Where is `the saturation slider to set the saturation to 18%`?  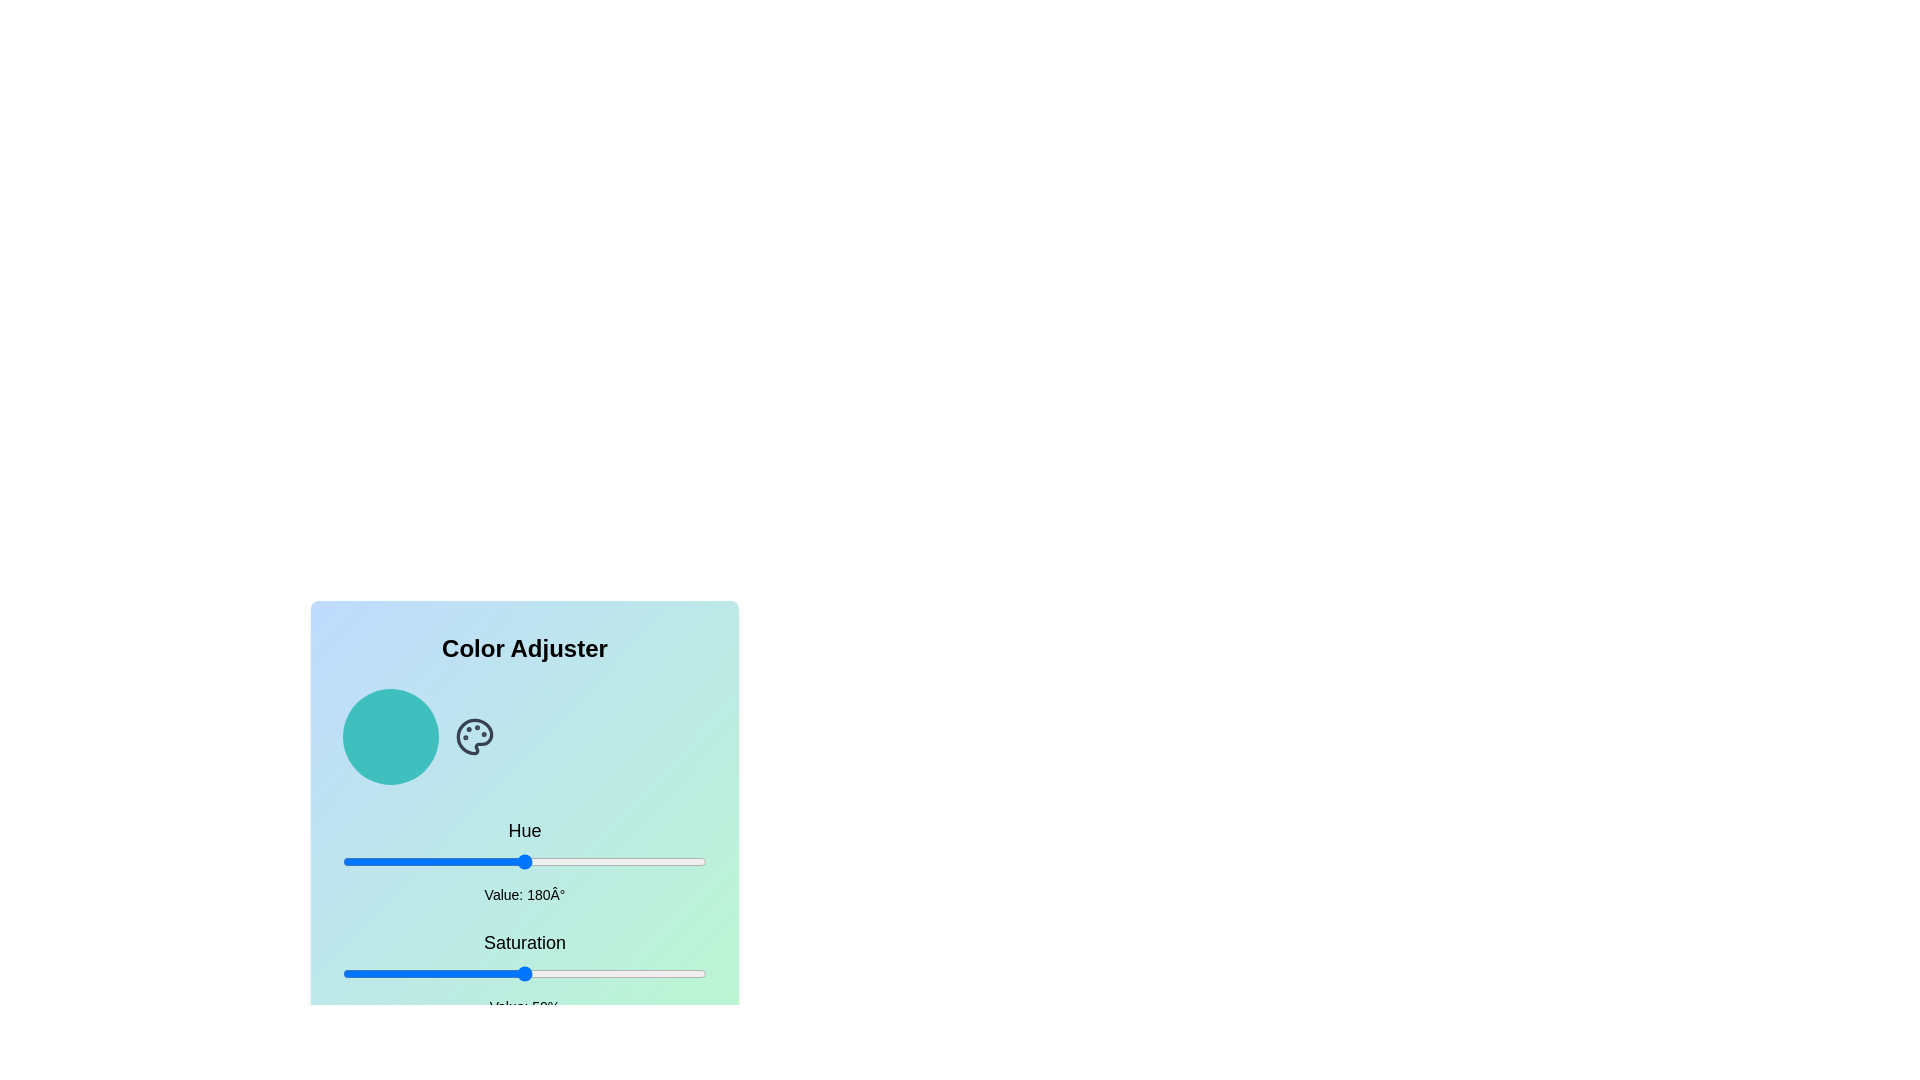
the saturation slider to set the saturation to 18% is located at coordinates (407, 973).